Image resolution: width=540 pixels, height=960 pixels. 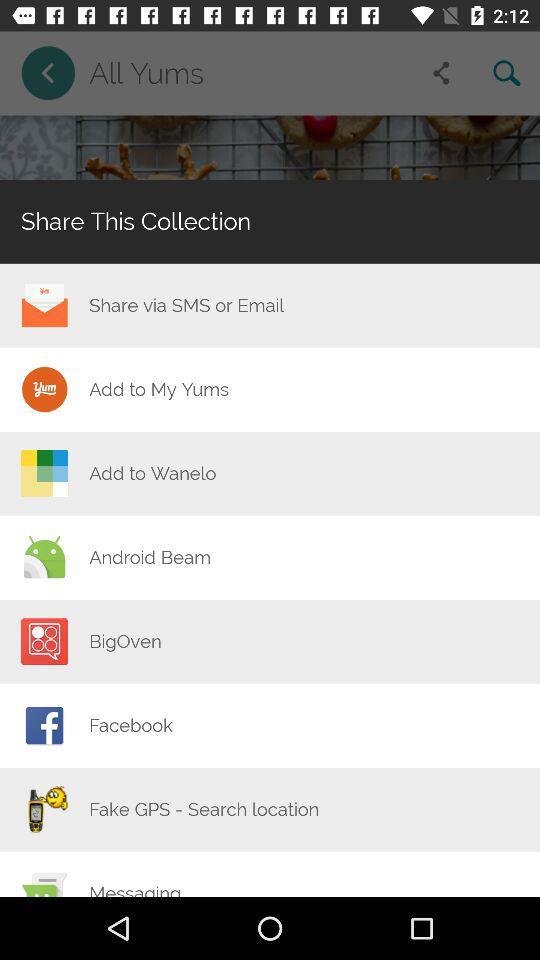 I want to click on the icon below add to wanelo icon, so click(x=149, y=557).